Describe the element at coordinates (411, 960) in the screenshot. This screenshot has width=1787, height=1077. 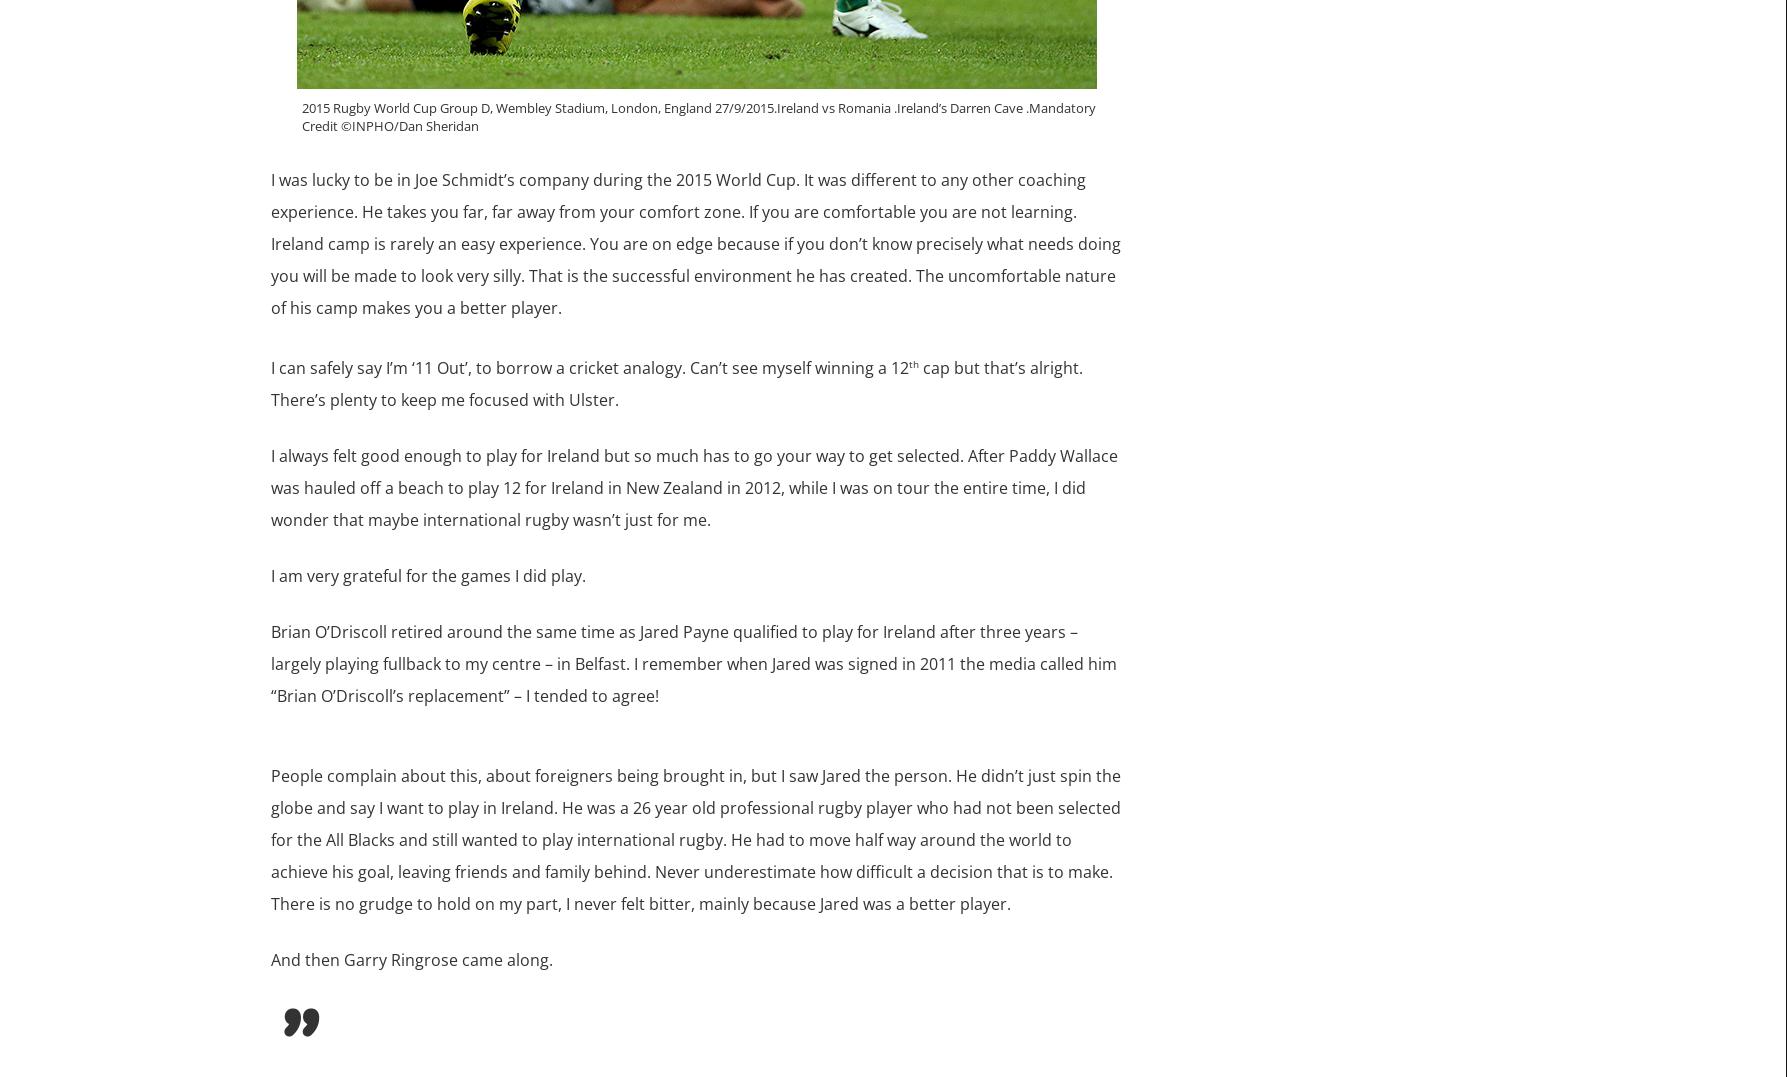
I see `'And then Garry Ringrose came along.'` at that location.